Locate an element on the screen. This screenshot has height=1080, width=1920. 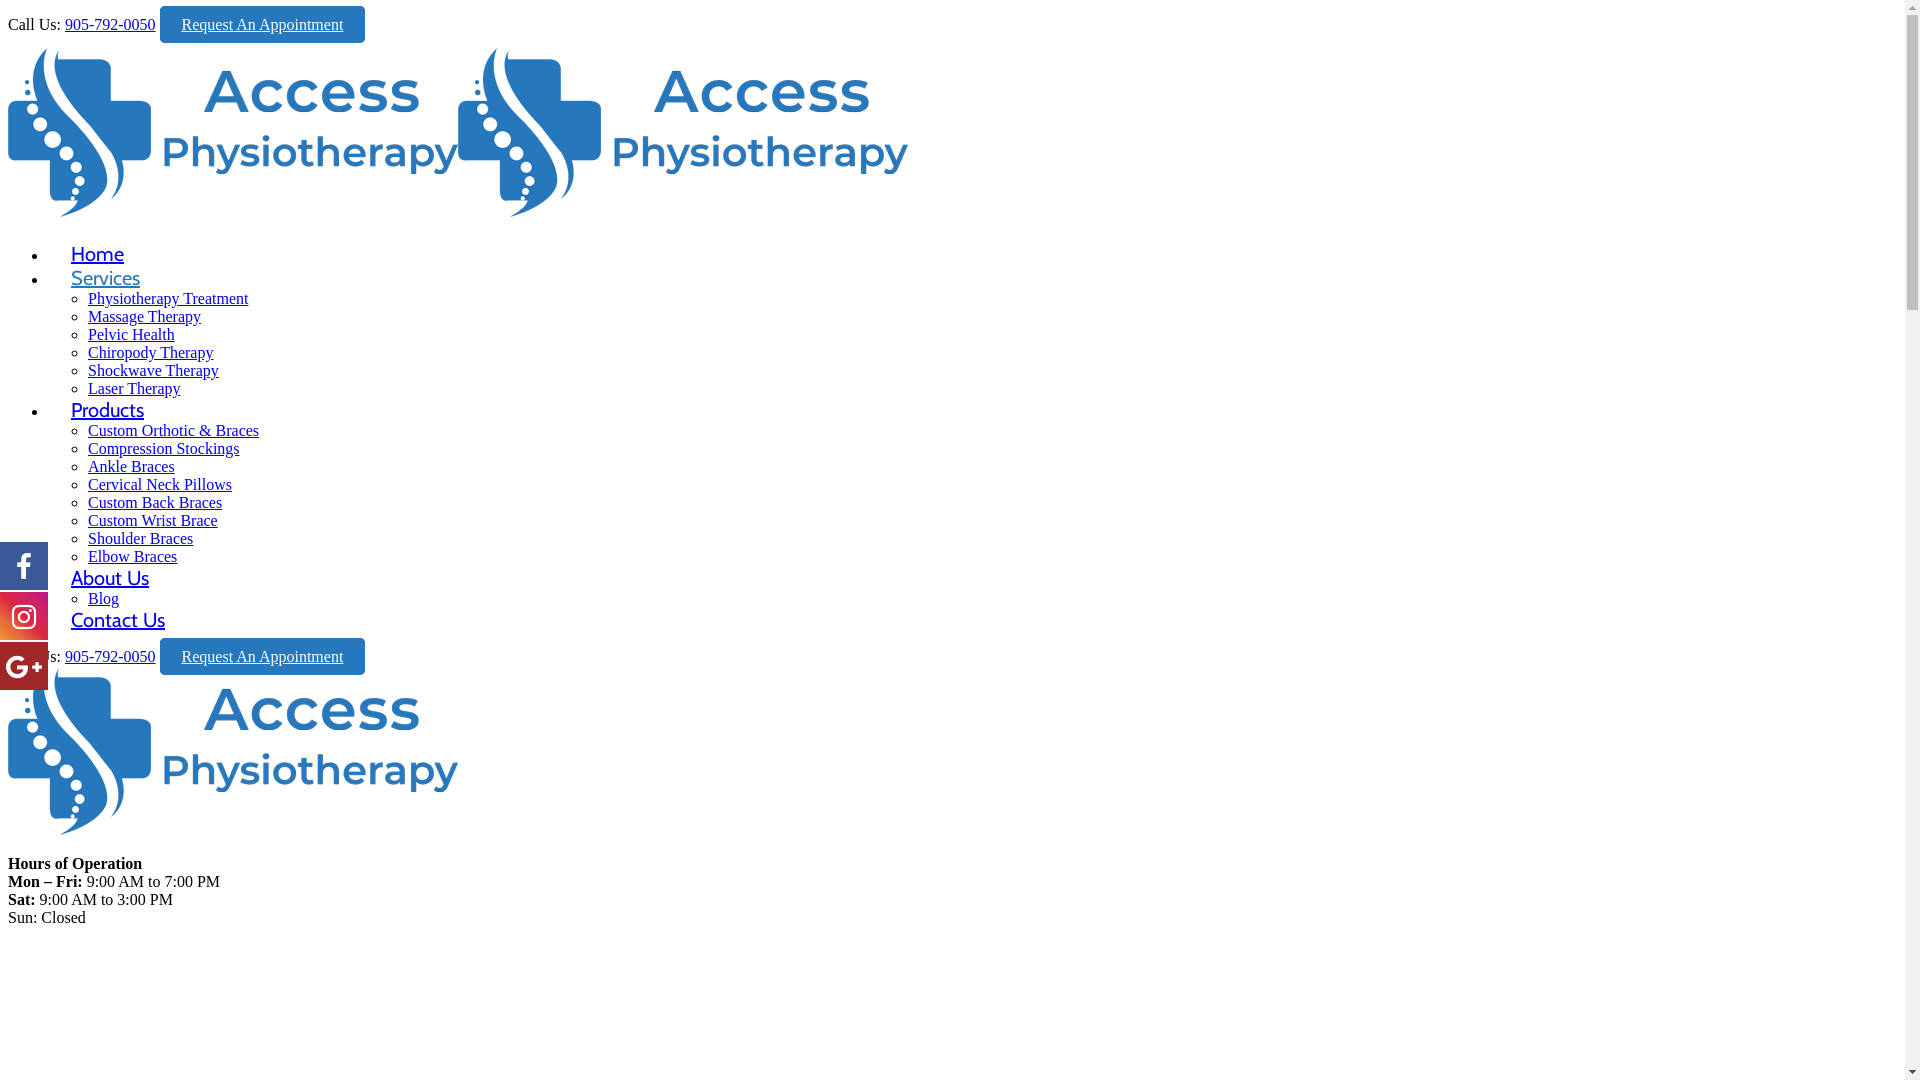
'About Us' is located at coordinates (109, 561).